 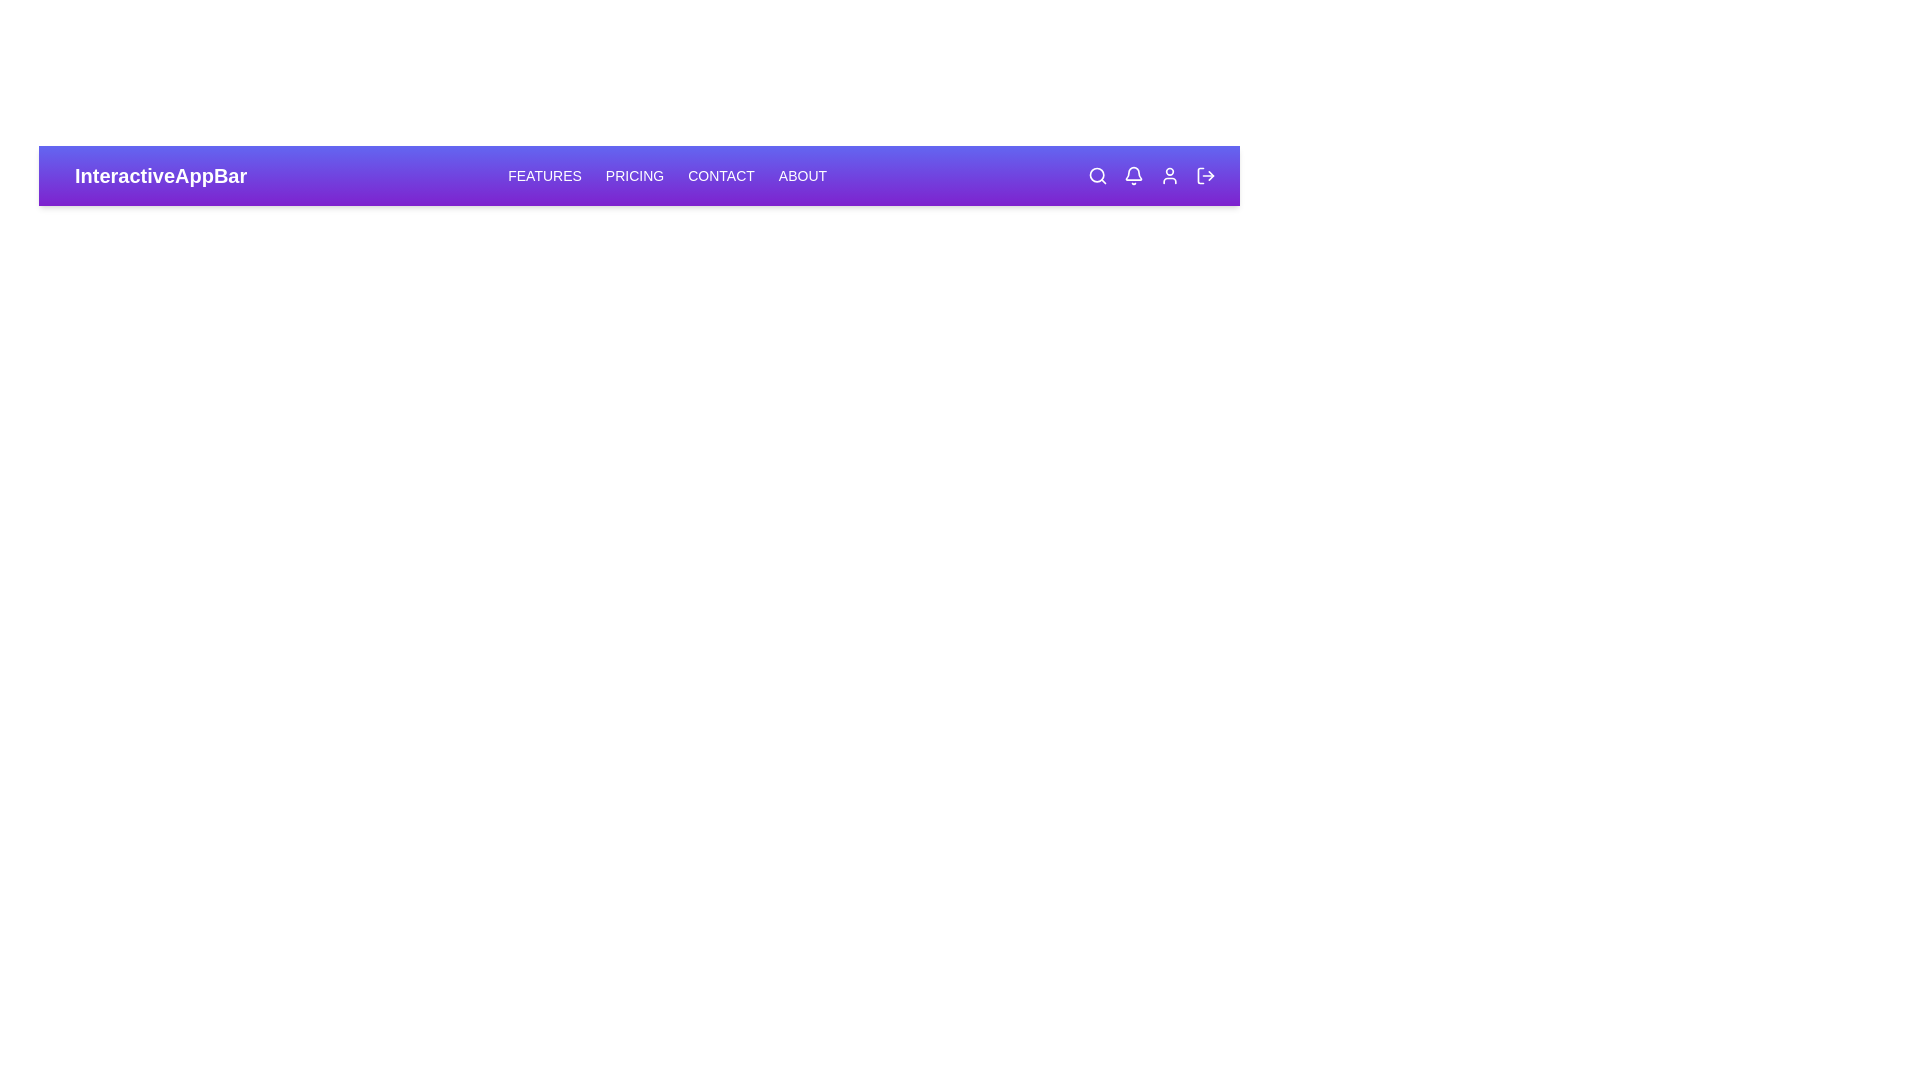 I want to click on the 'InteractiveAppBar' text to select it, so click(x=153, y=175).